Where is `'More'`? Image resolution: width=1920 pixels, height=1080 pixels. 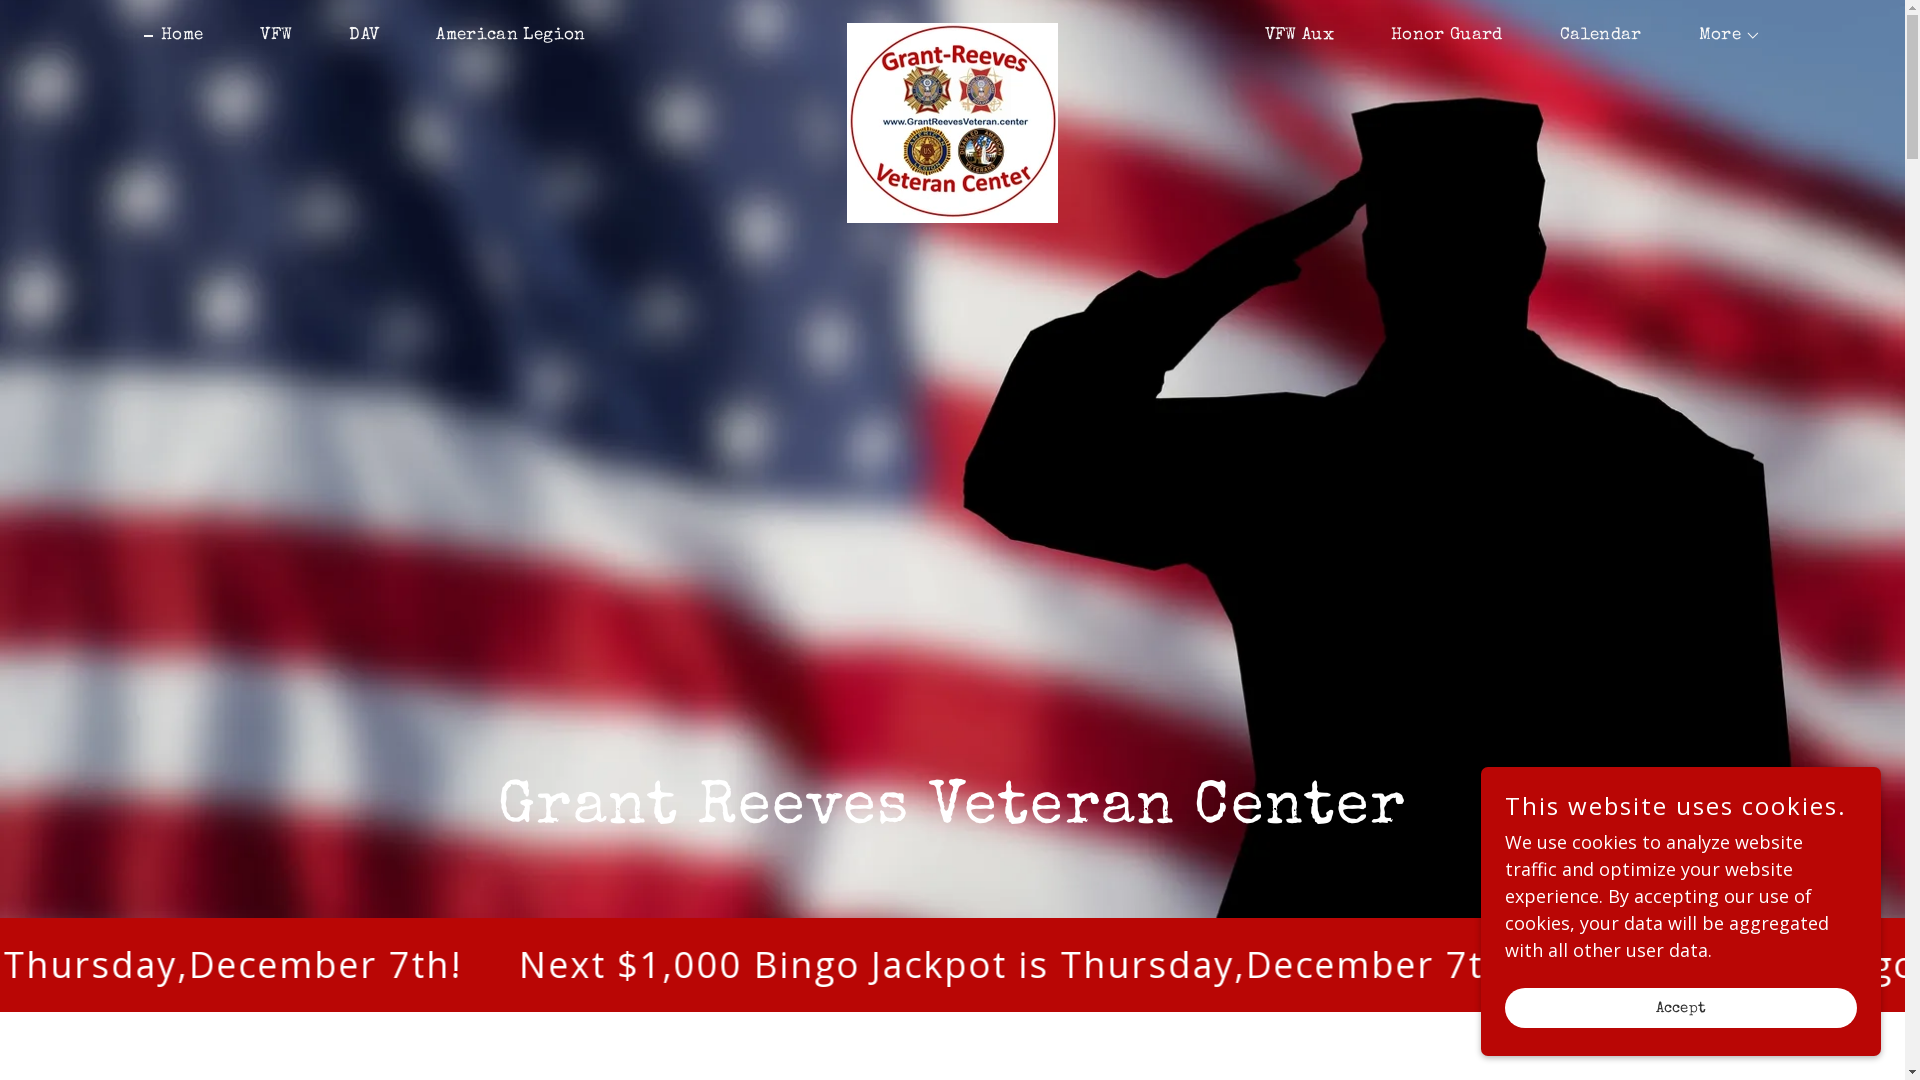
'More' is located at coordinates (1720, 35).